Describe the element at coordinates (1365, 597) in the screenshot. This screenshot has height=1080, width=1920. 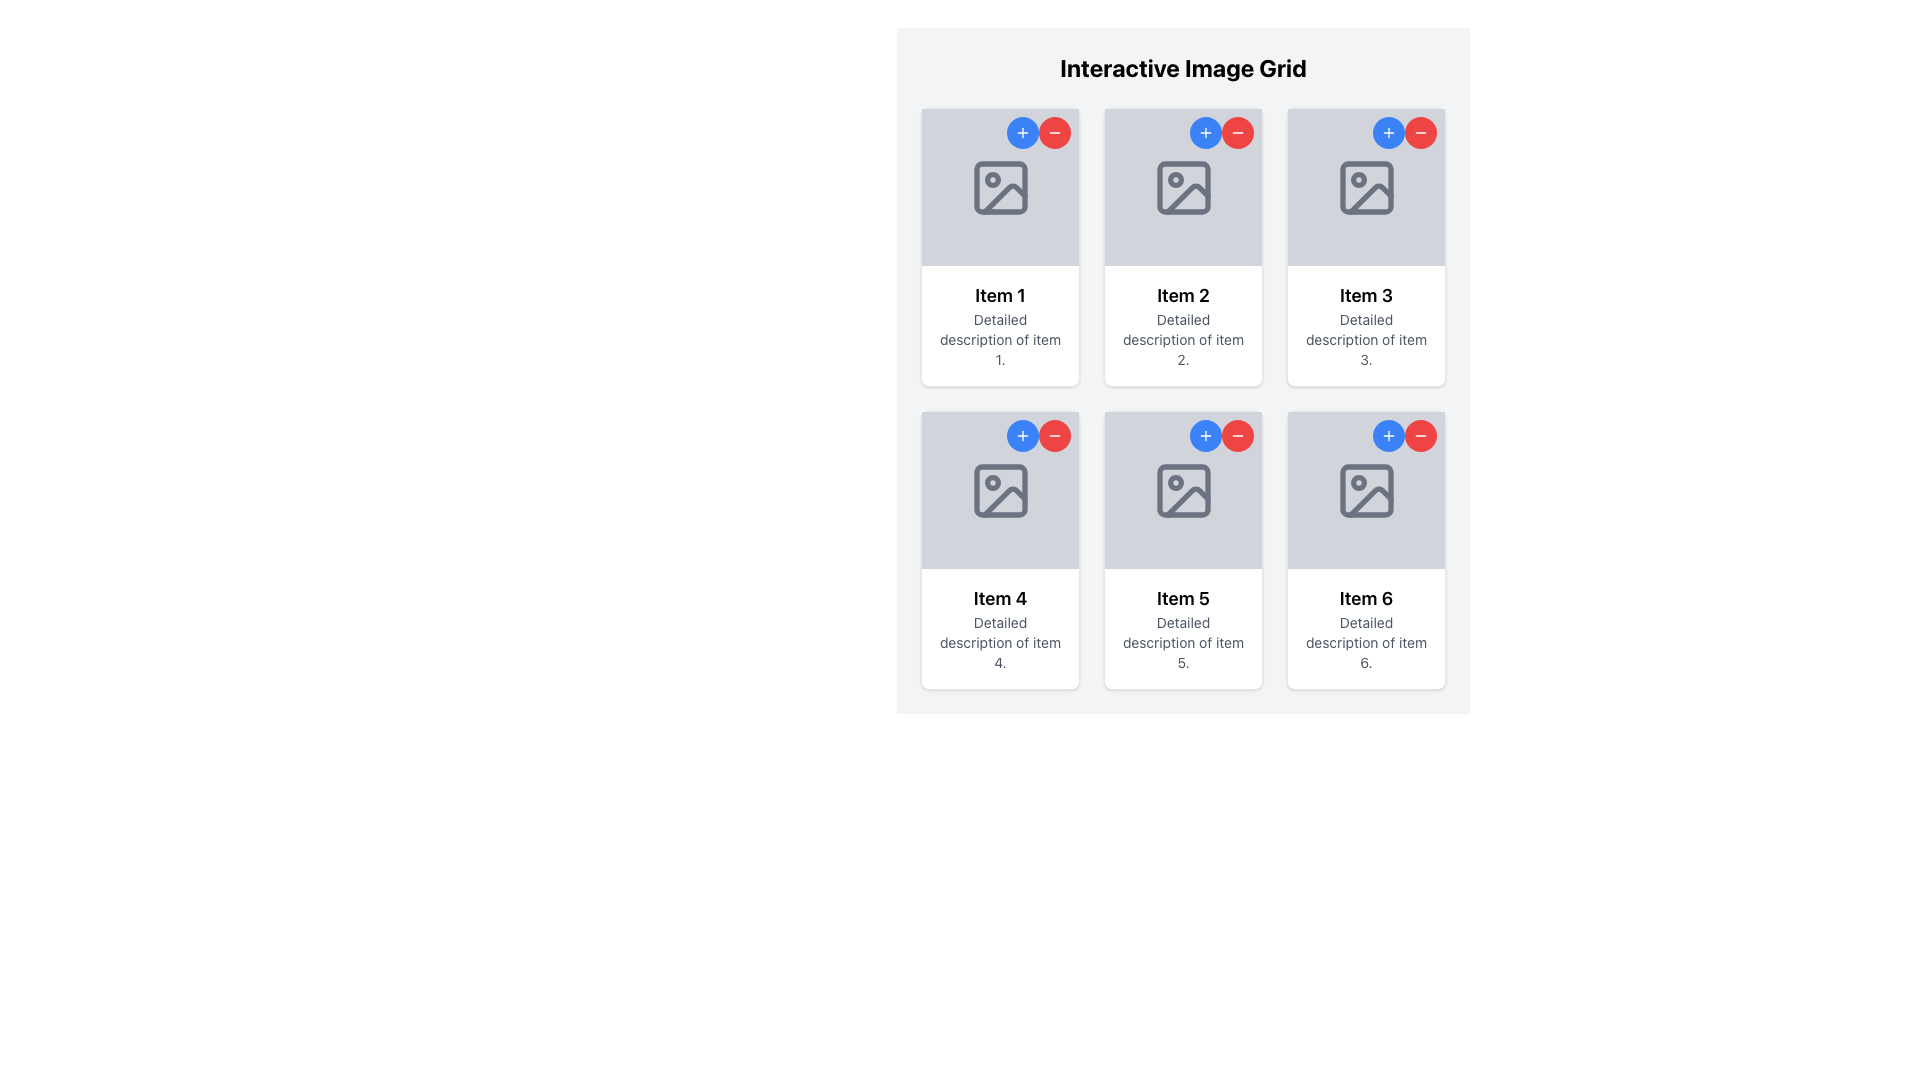
I see `the header title text located in the bottom-right corner of a 2x3 grid layout, which serves as the identification for an information card` at that location.